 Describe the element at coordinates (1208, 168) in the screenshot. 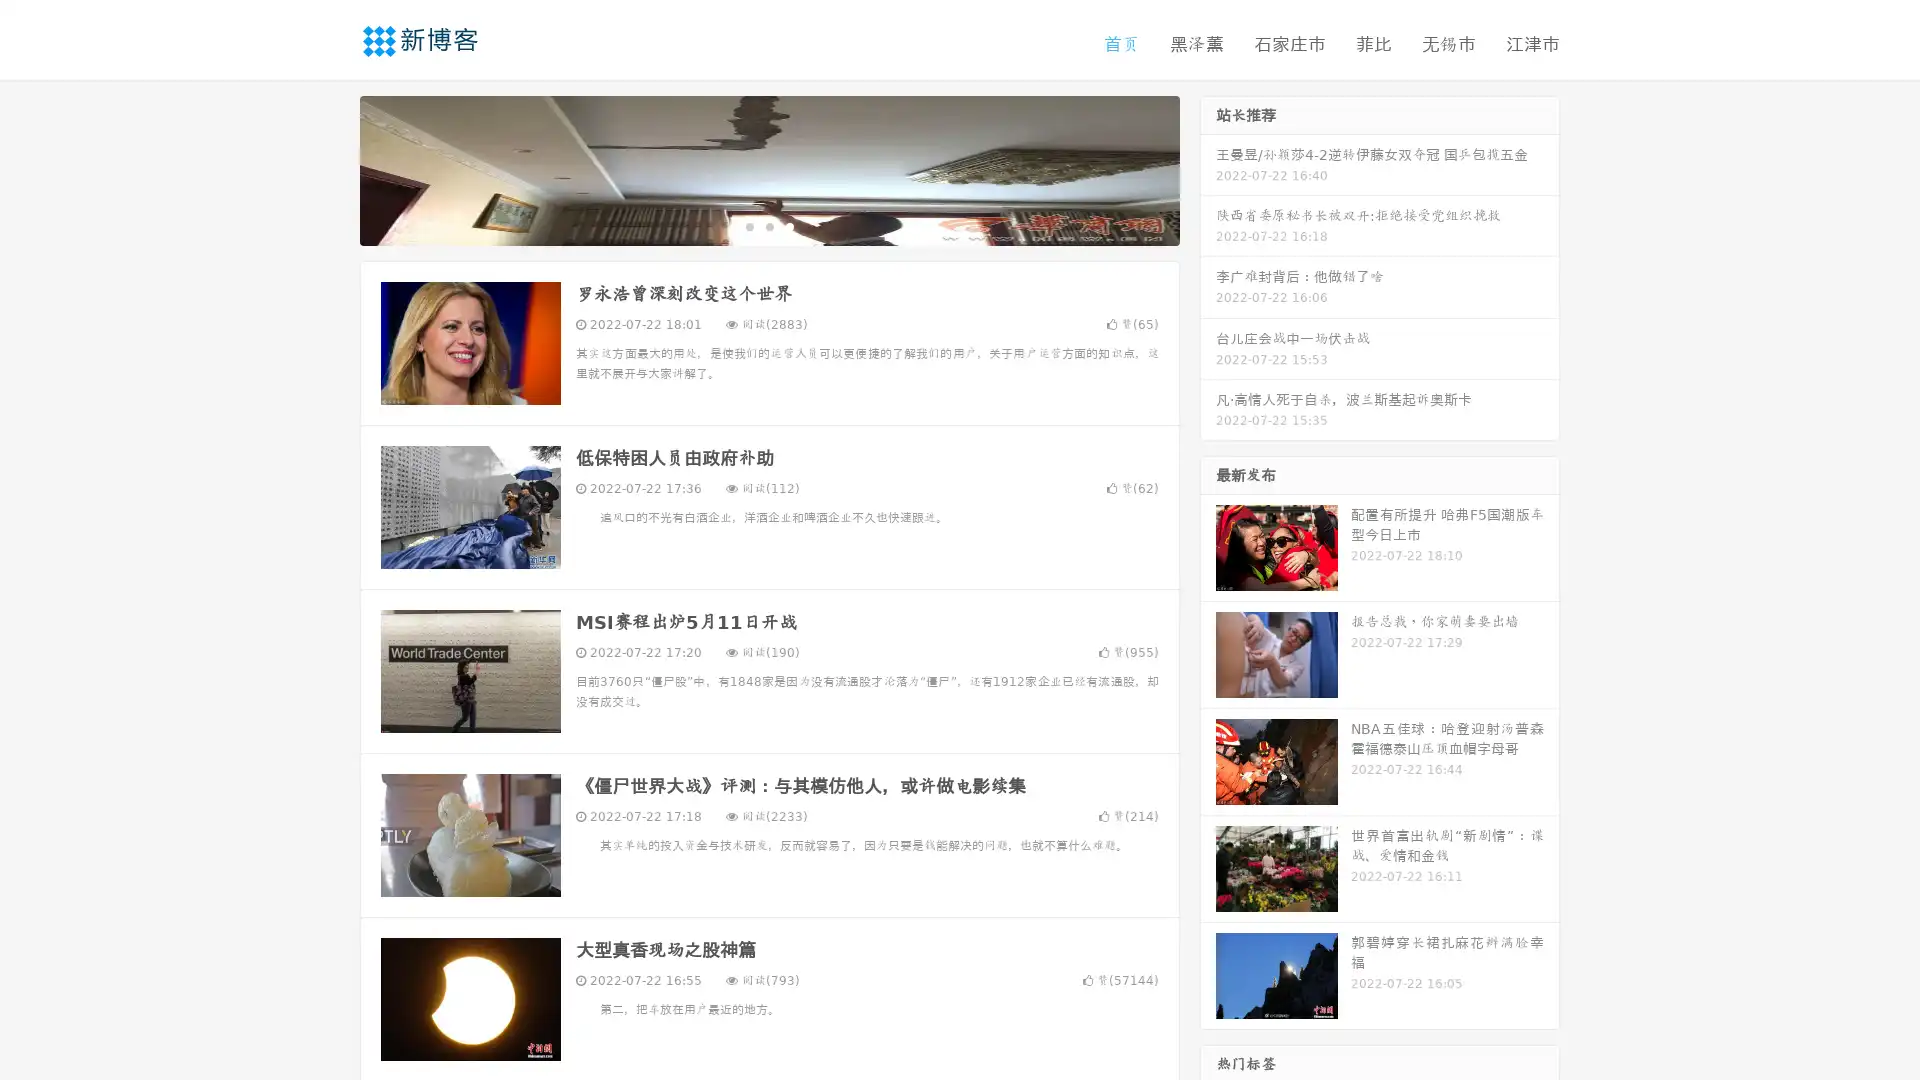

I see `Next slide` at that location.